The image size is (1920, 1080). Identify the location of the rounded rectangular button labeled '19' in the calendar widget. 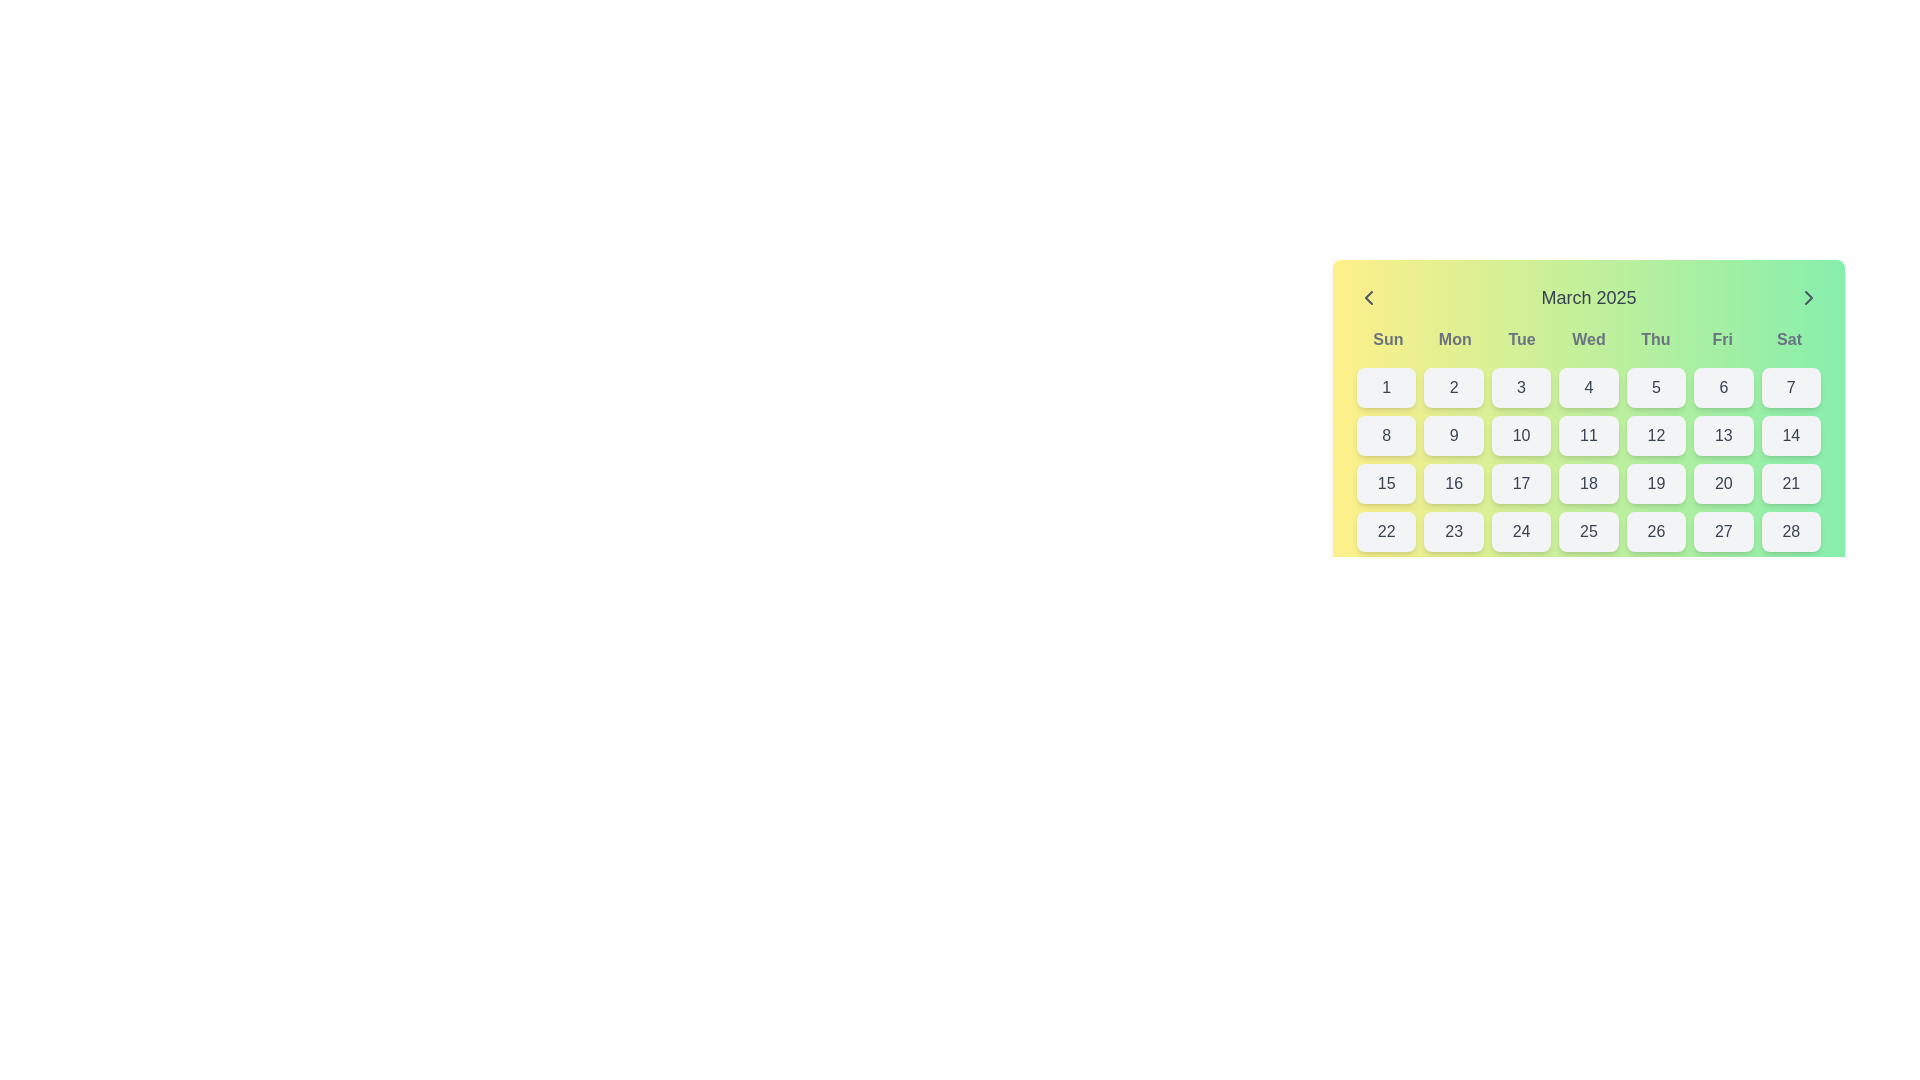
(1656, 483).